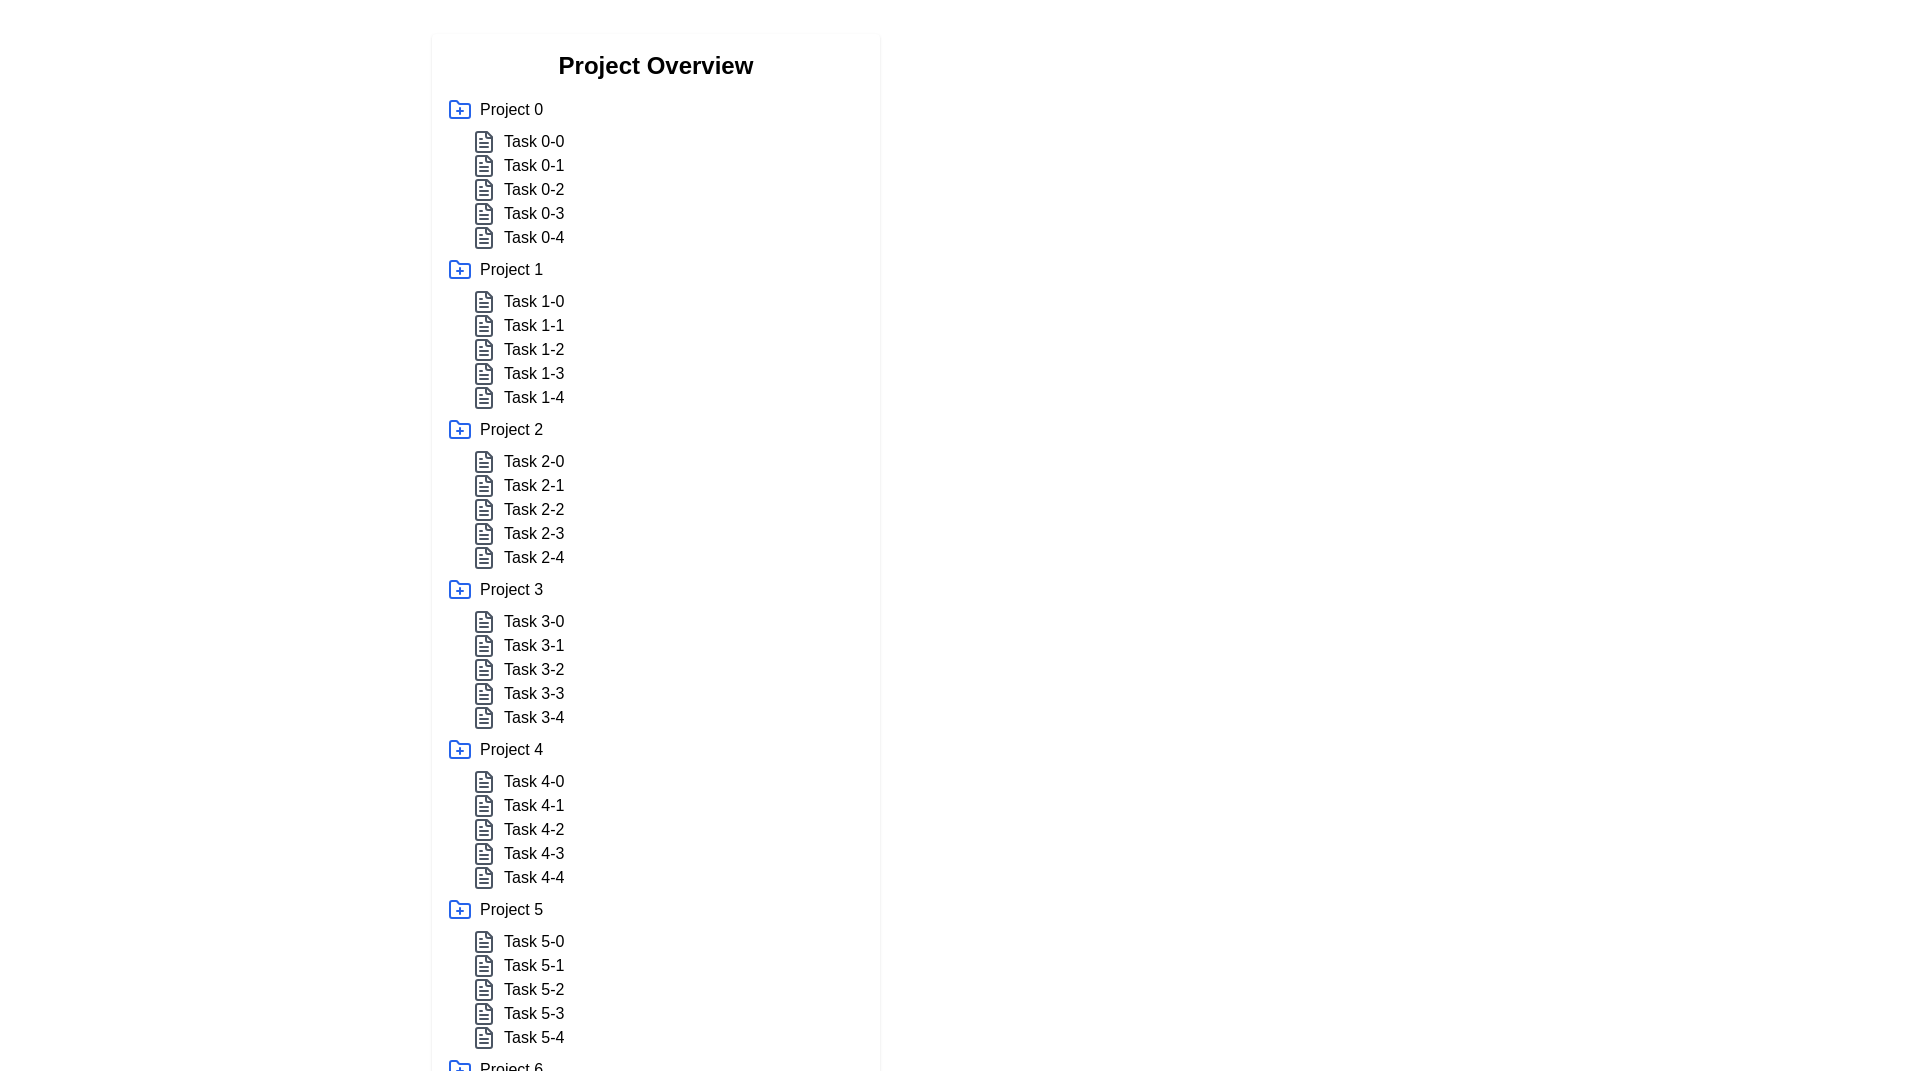 Image resolution: width=1920 pixels, height=1080 pixels. I want to click on the Vector Graphic Component representing the folder icon for 'Project 6' in the Project Overview list, so click(459, 1067).